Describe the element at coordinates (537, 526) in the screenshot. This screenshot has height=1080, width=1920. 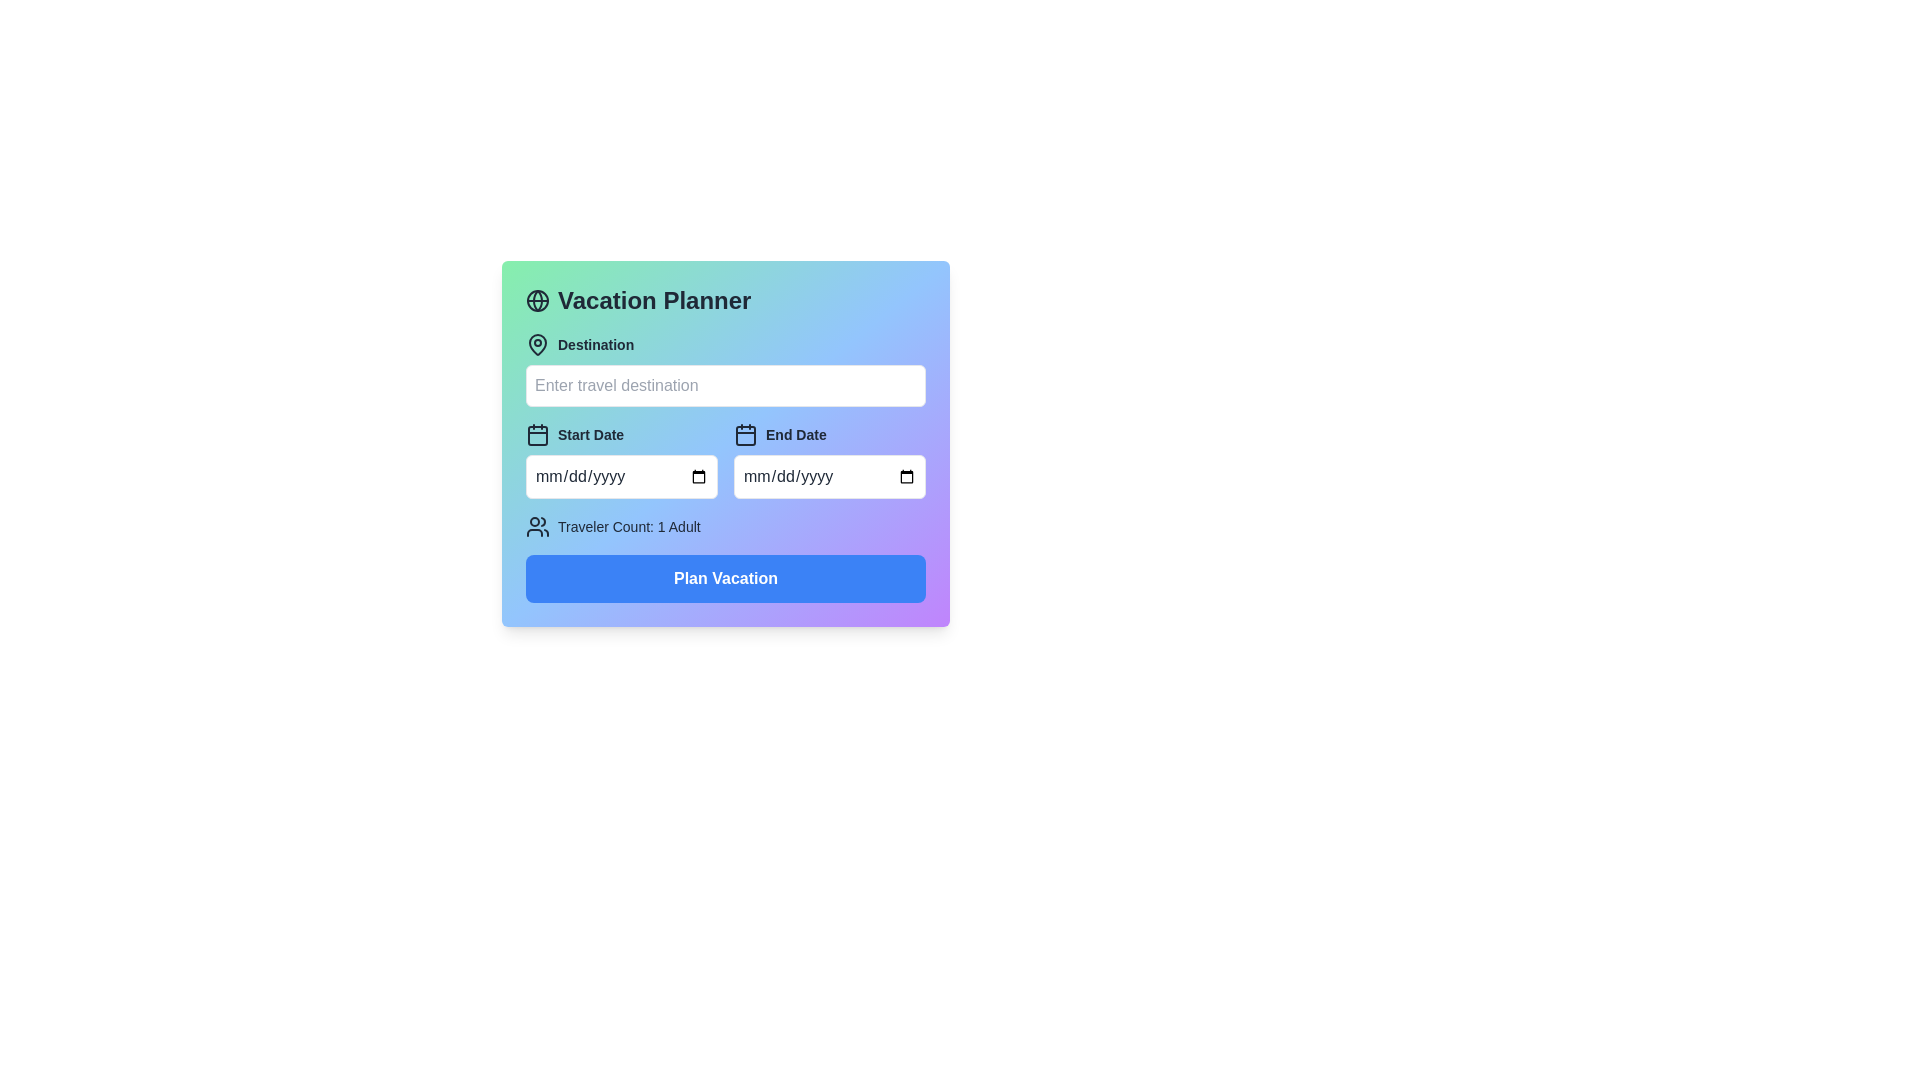
I see `the icon featuring two abstract human figures, which is positioned to the left of the text 'Traveler Count: 1 Adult' in the UI card` at that location.